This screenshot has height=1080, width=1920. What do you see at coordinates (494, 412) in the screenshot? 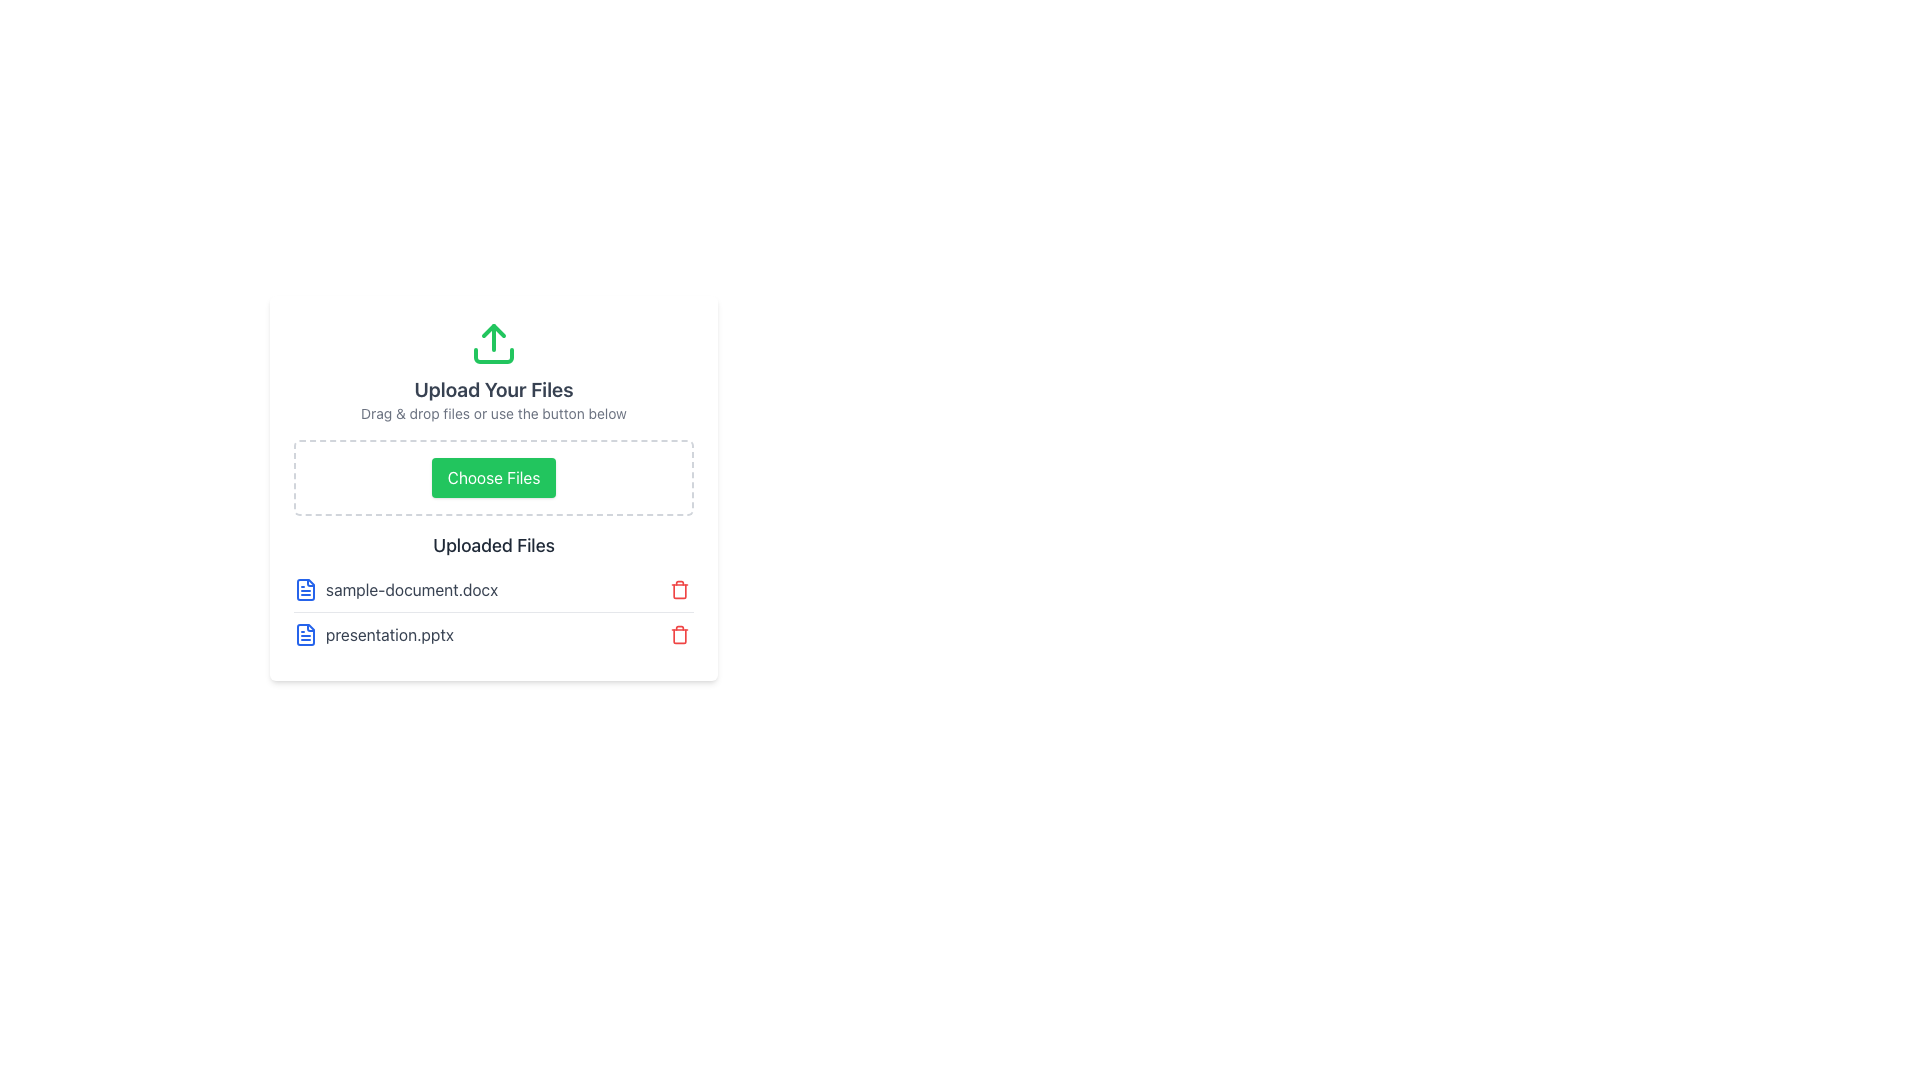
I see `the text label that reads 'Drag & drop files or use the button below', which is located below the 'Upload Your Files' header and above the 'Choose Files' button` at bounding box center [494, 412].